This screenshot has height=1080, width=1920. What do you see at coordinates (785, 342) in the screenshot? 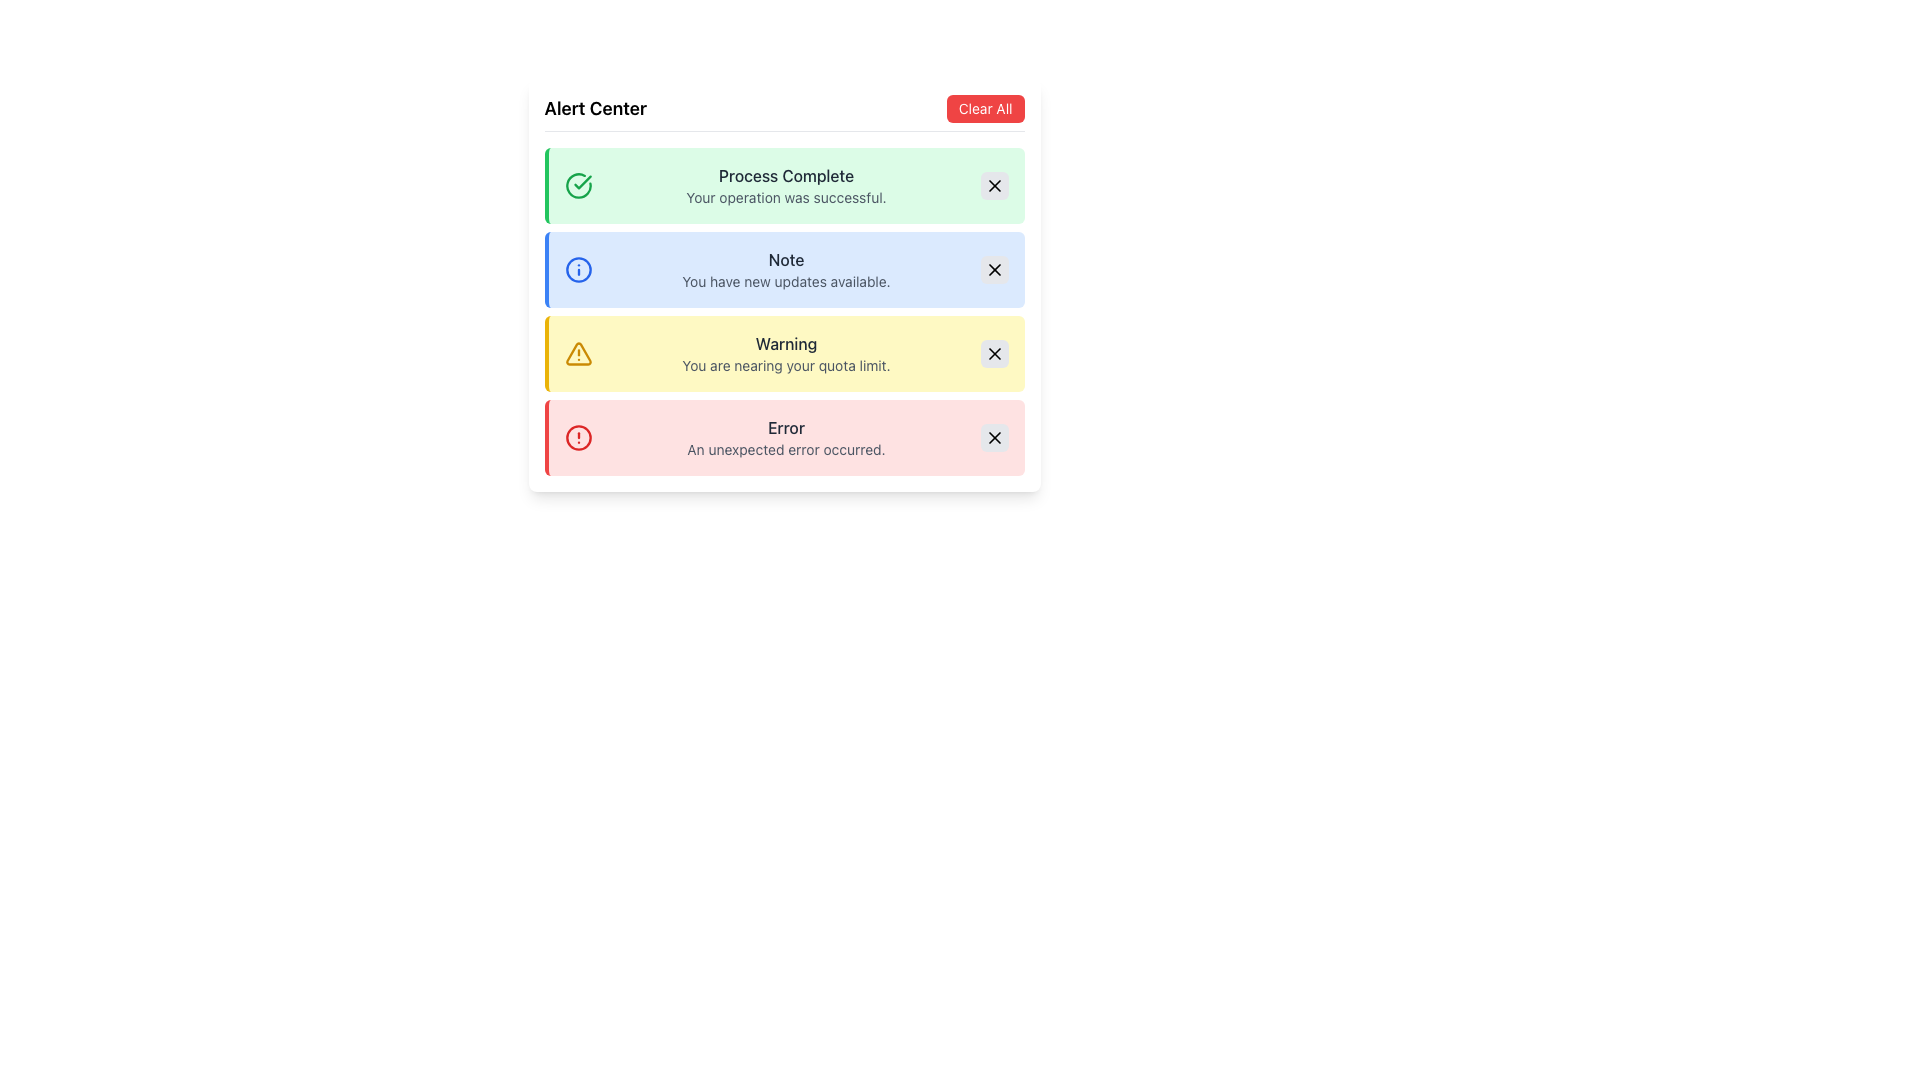
I see `the Text label which serves as the title for the associated alert, located in the third notification box from the top in the 'Alert Center' interface, above the message 'You are nearing your quota limit.'` at bounding box center [785, 342].